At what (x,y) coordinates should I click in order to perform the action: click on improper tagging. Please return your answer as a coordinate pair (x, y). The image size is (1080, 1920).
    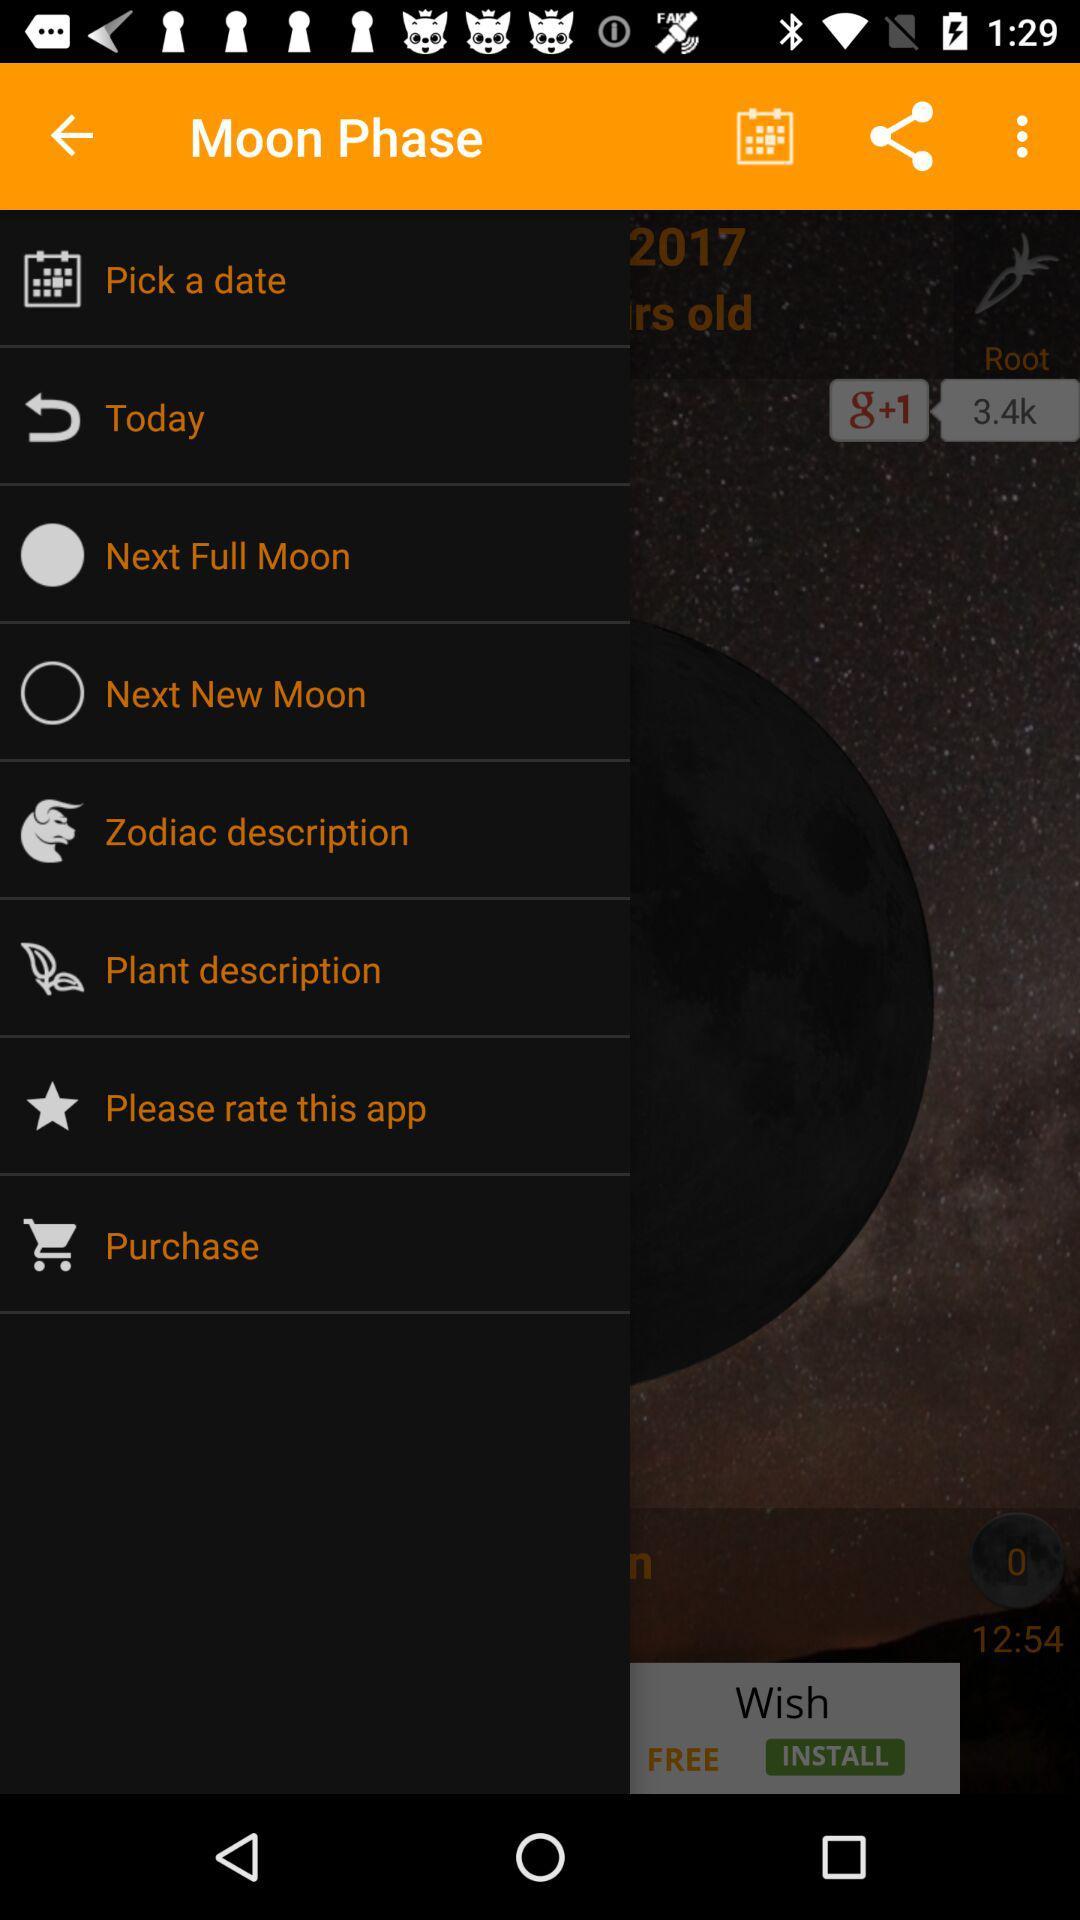
    Looking at the image, I should click on (62, 1559).